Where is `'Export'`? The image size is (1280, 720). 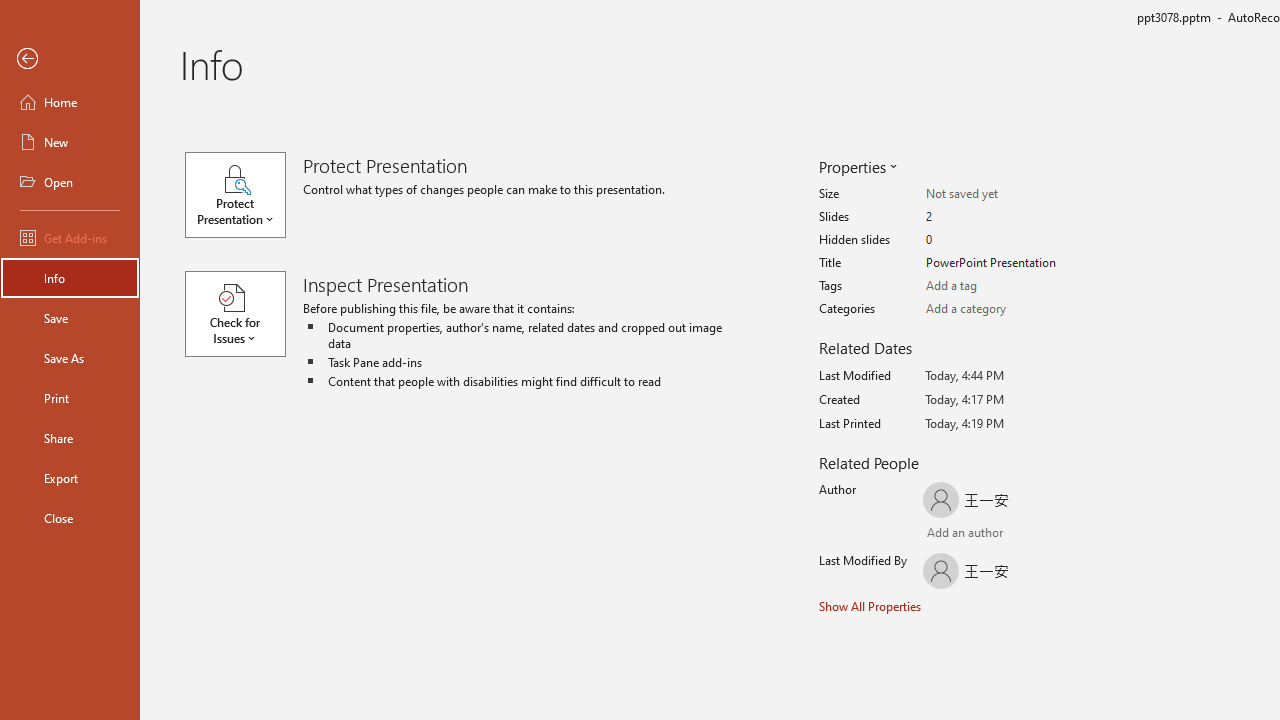 'Export' is located at coordinates (69, 478).